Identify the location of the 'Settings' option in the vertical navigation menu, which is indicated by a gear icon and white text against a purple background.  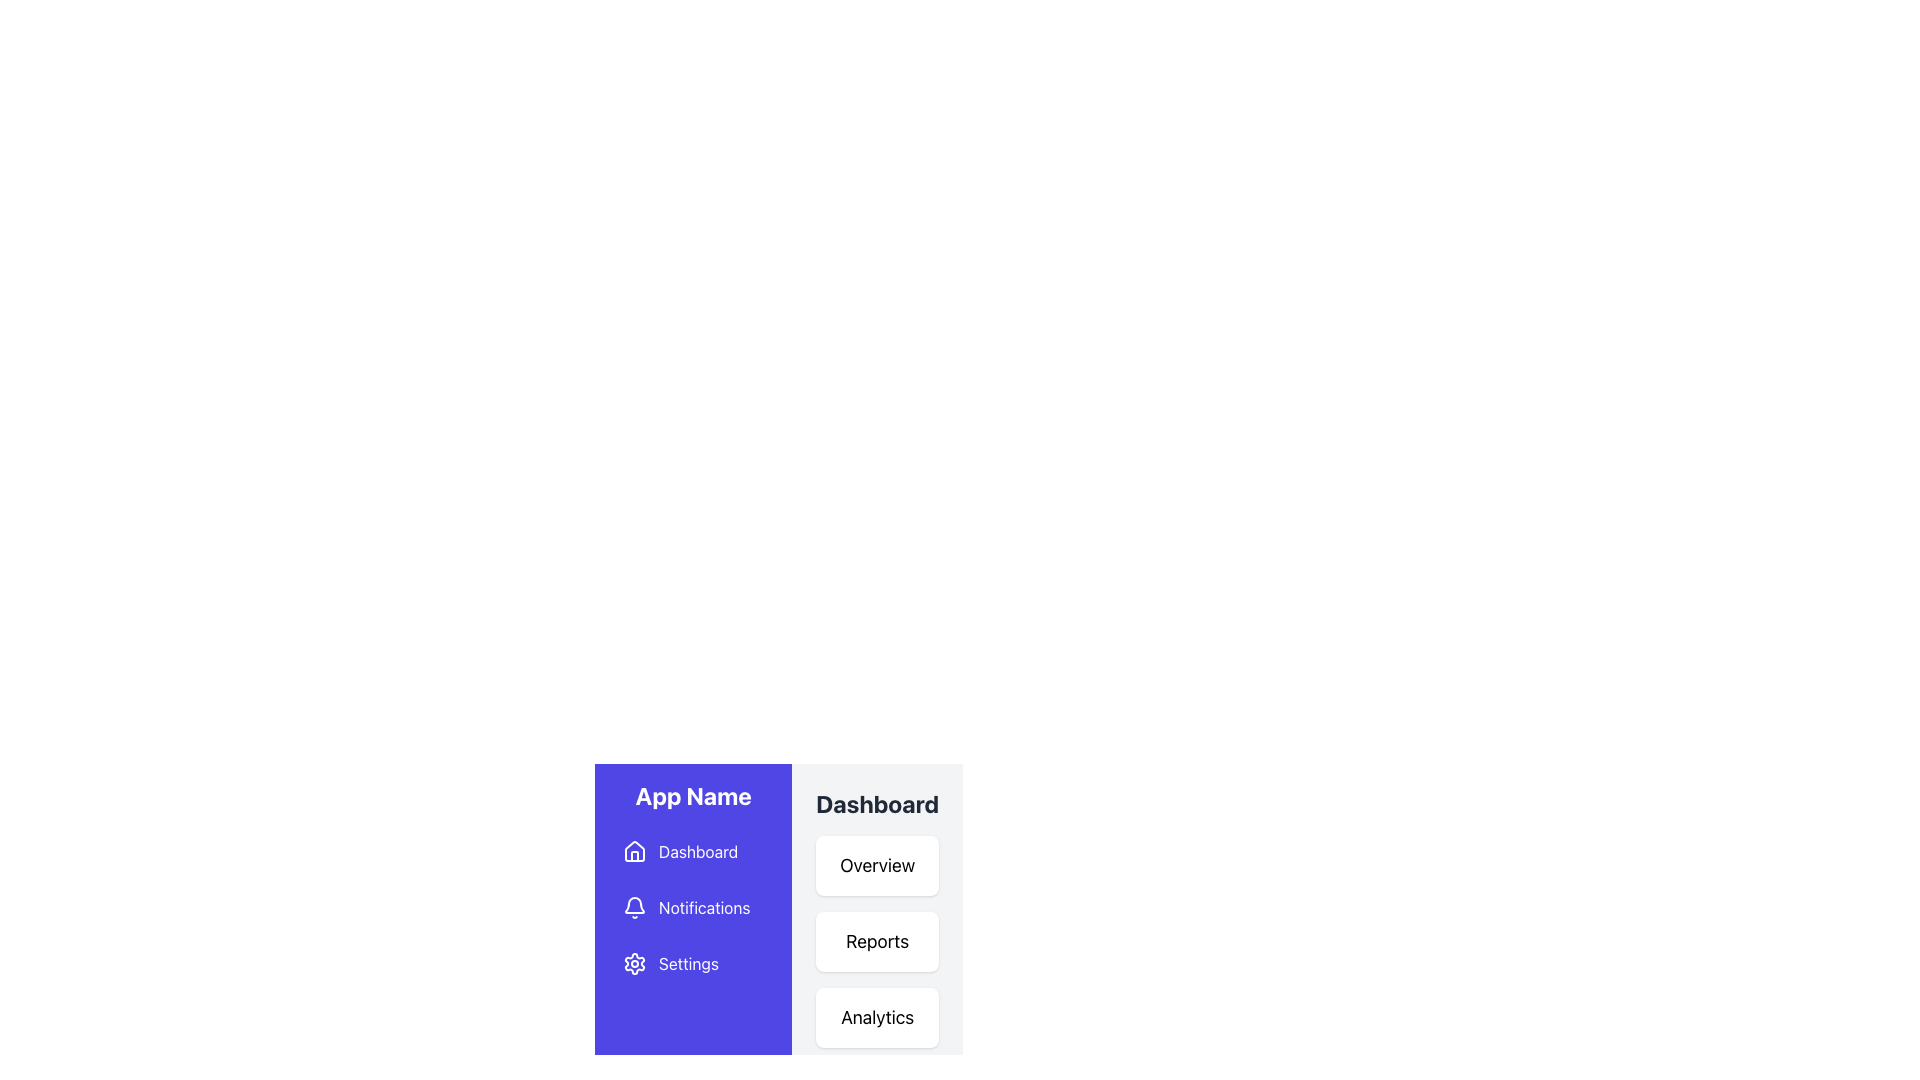
(693, 963).